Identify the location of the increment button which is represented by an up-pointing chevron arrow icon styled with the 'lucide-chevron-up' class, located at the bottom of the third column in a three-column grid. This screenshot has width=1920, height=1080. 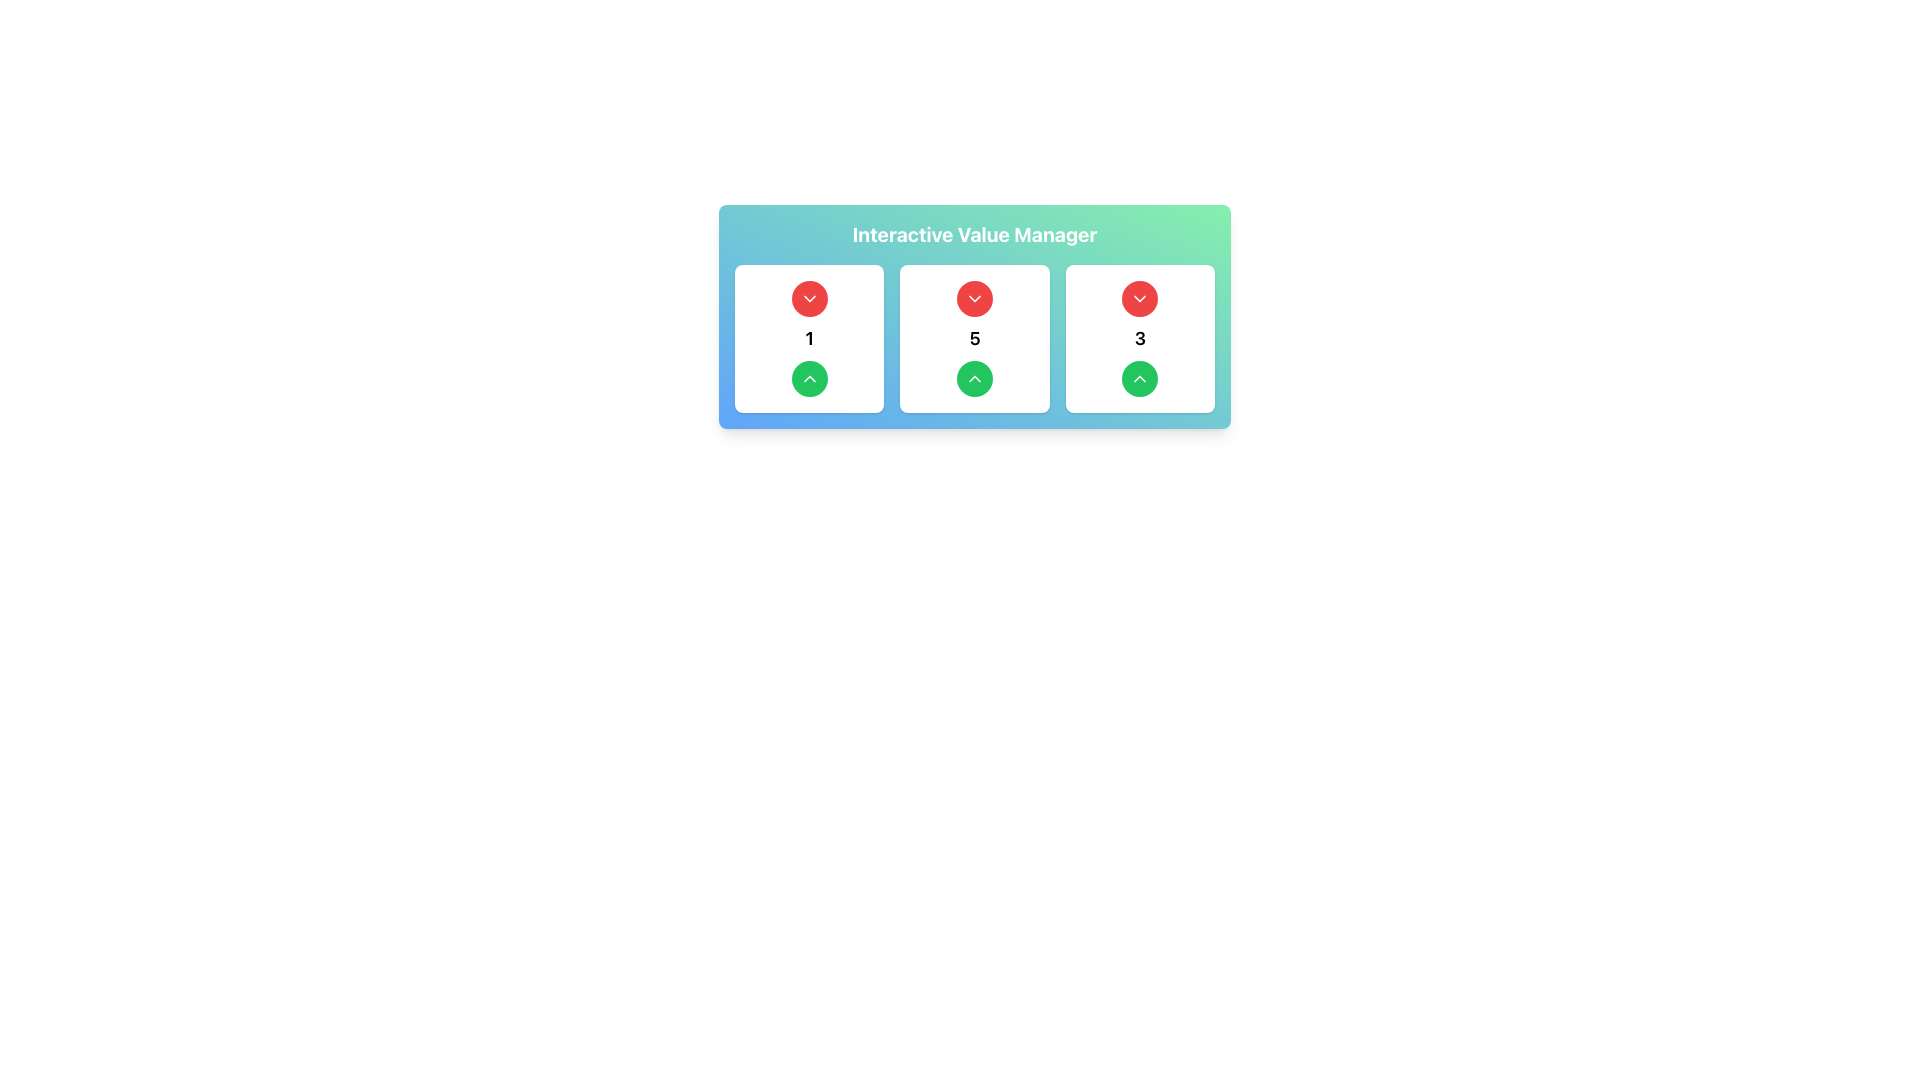
(1140, 378).